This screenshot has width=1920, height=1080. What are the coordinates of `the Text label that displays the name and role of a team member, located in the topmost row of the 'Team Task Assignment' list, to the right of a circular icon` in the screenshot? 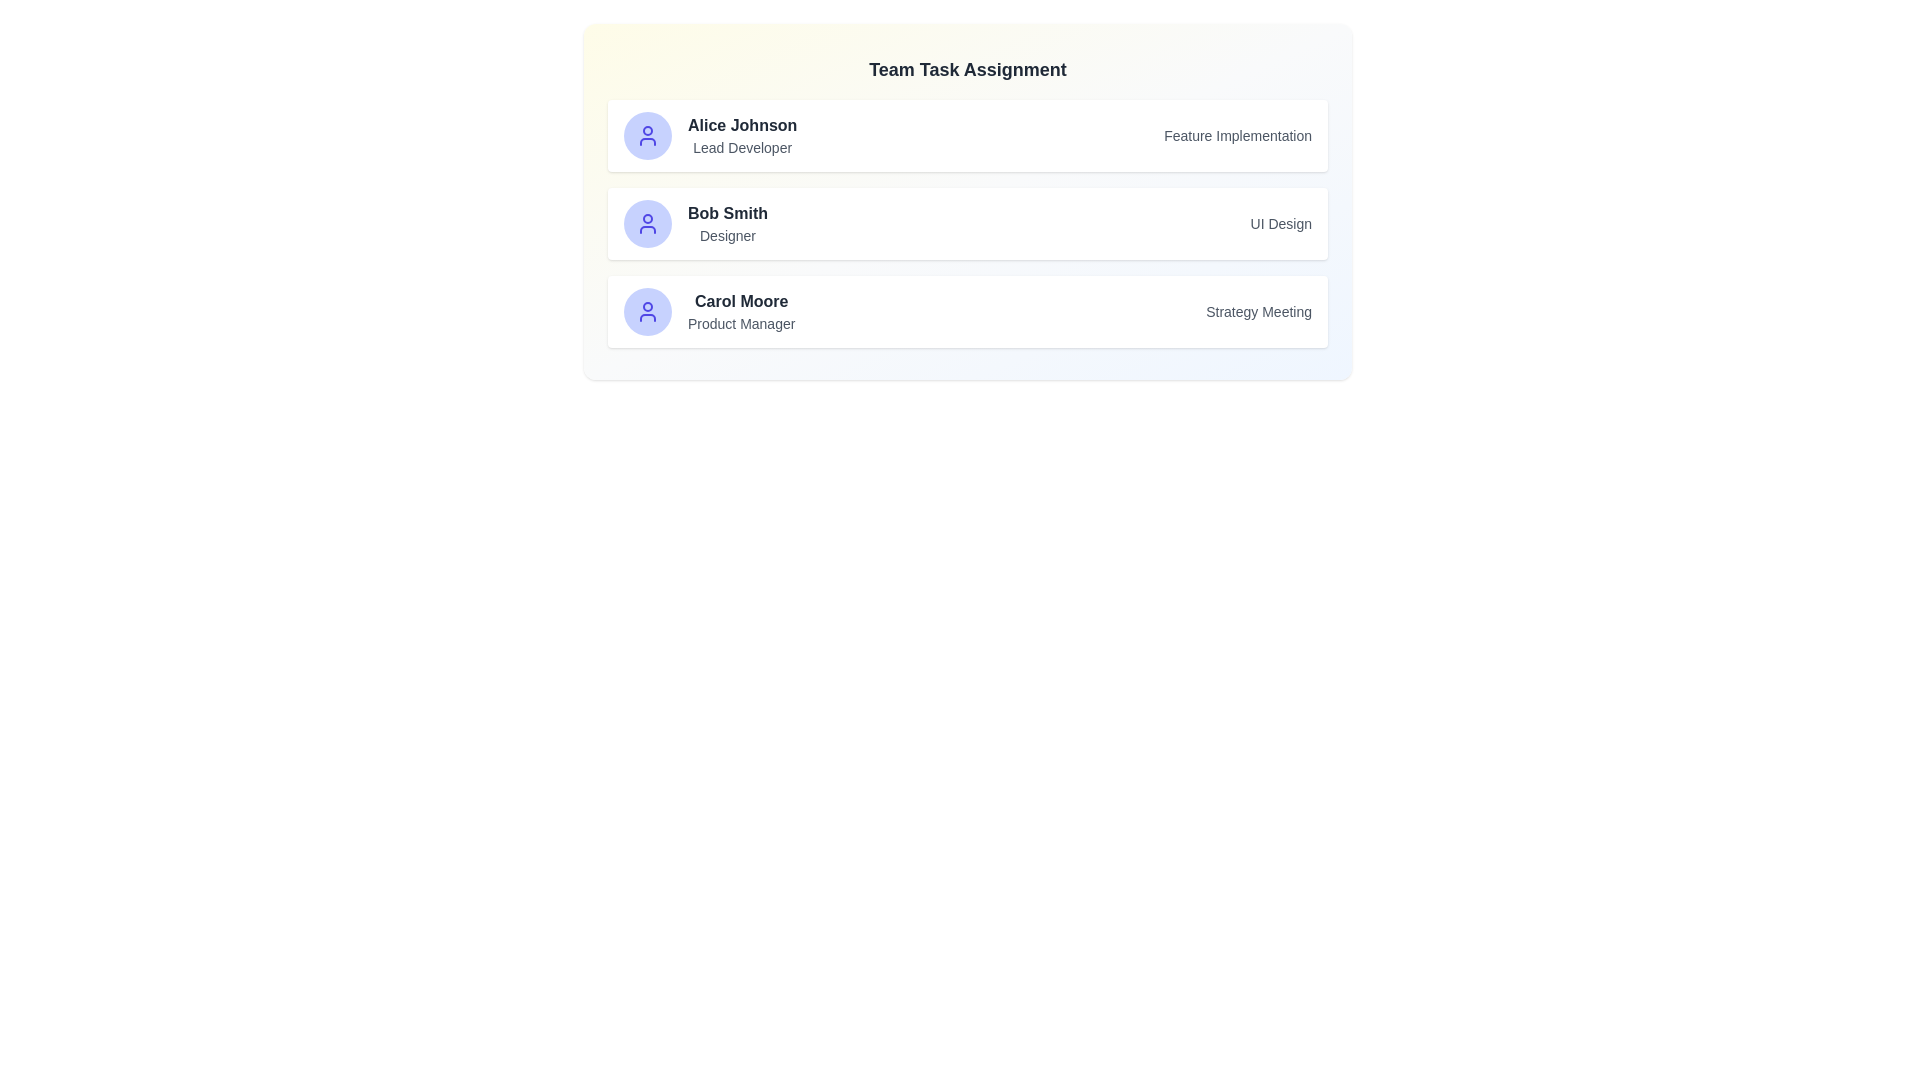 It's located at (741, 135).